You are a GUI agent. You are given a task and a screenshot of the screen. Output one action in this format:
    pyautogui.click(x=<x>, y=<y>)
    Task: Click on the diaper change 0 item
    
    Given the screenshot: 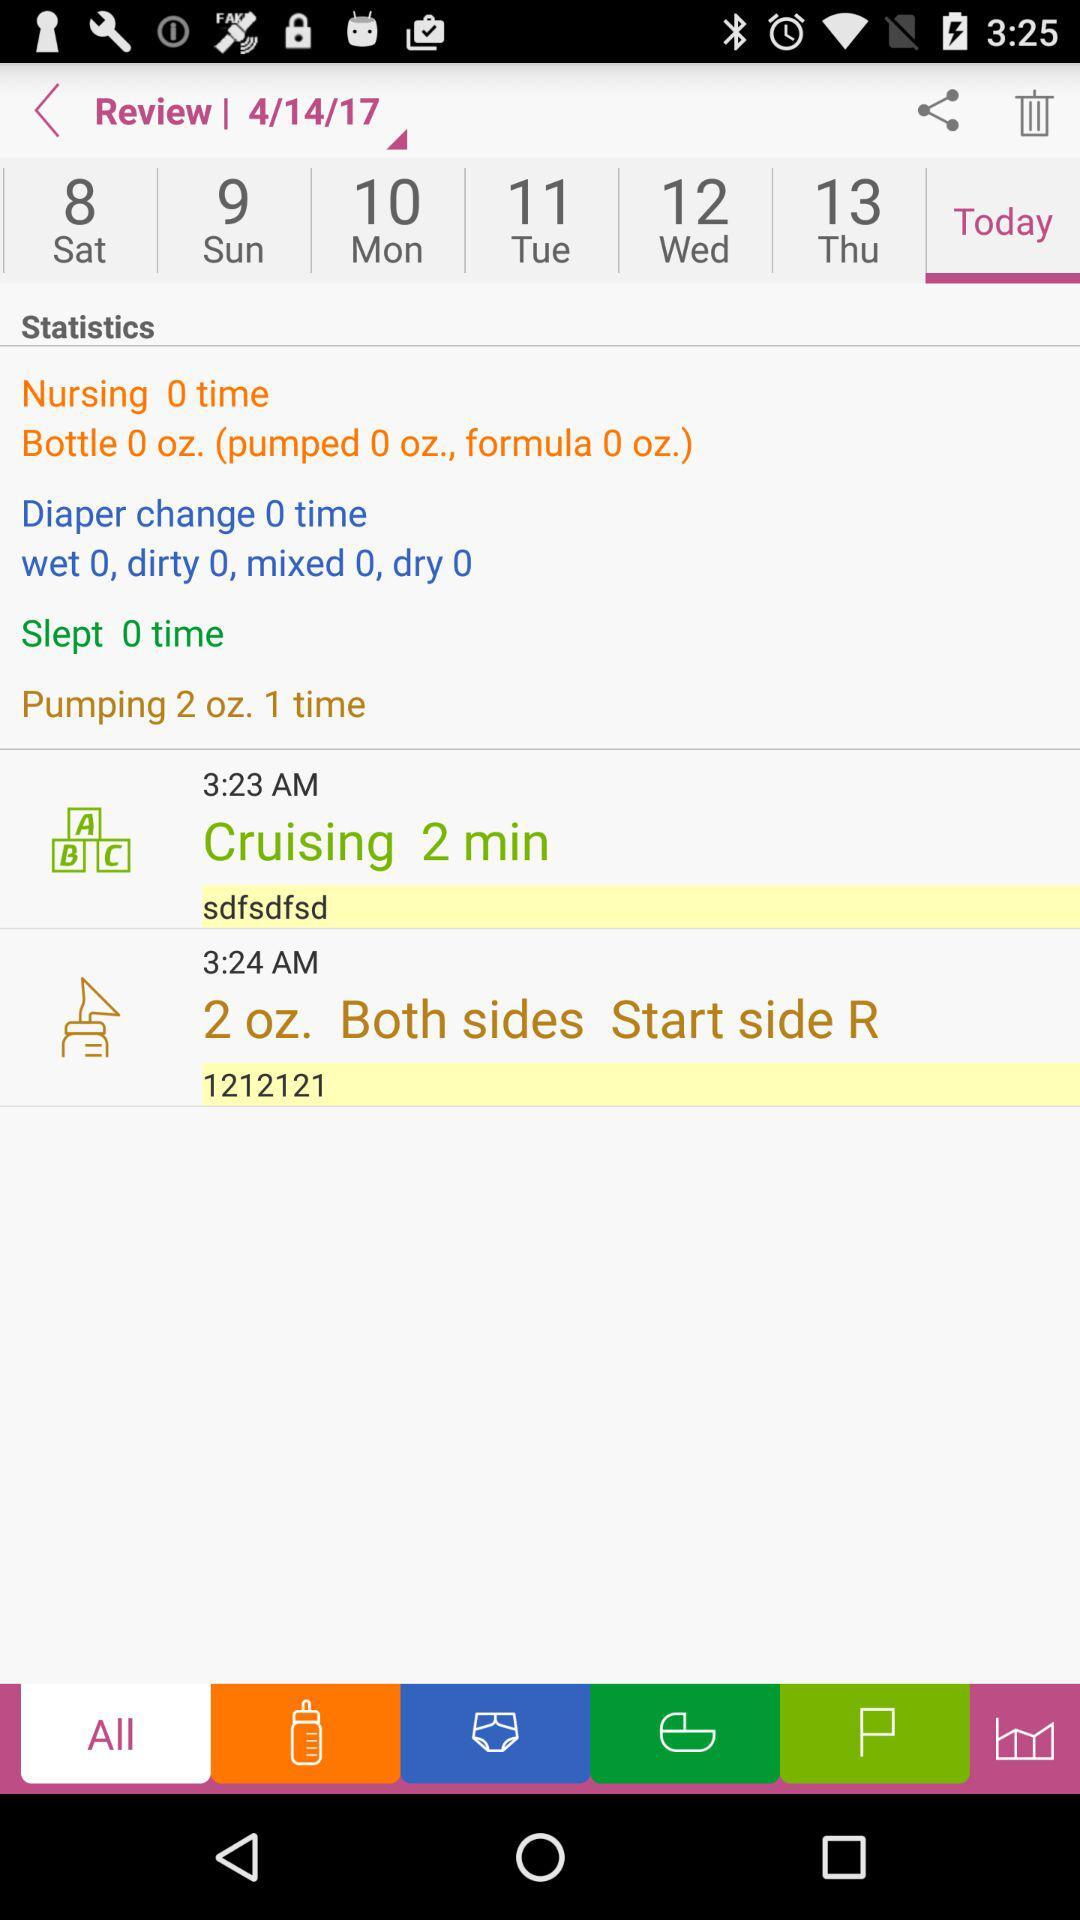 What is the action you would take?
    pyautogui.click(x=540, y=512)
    